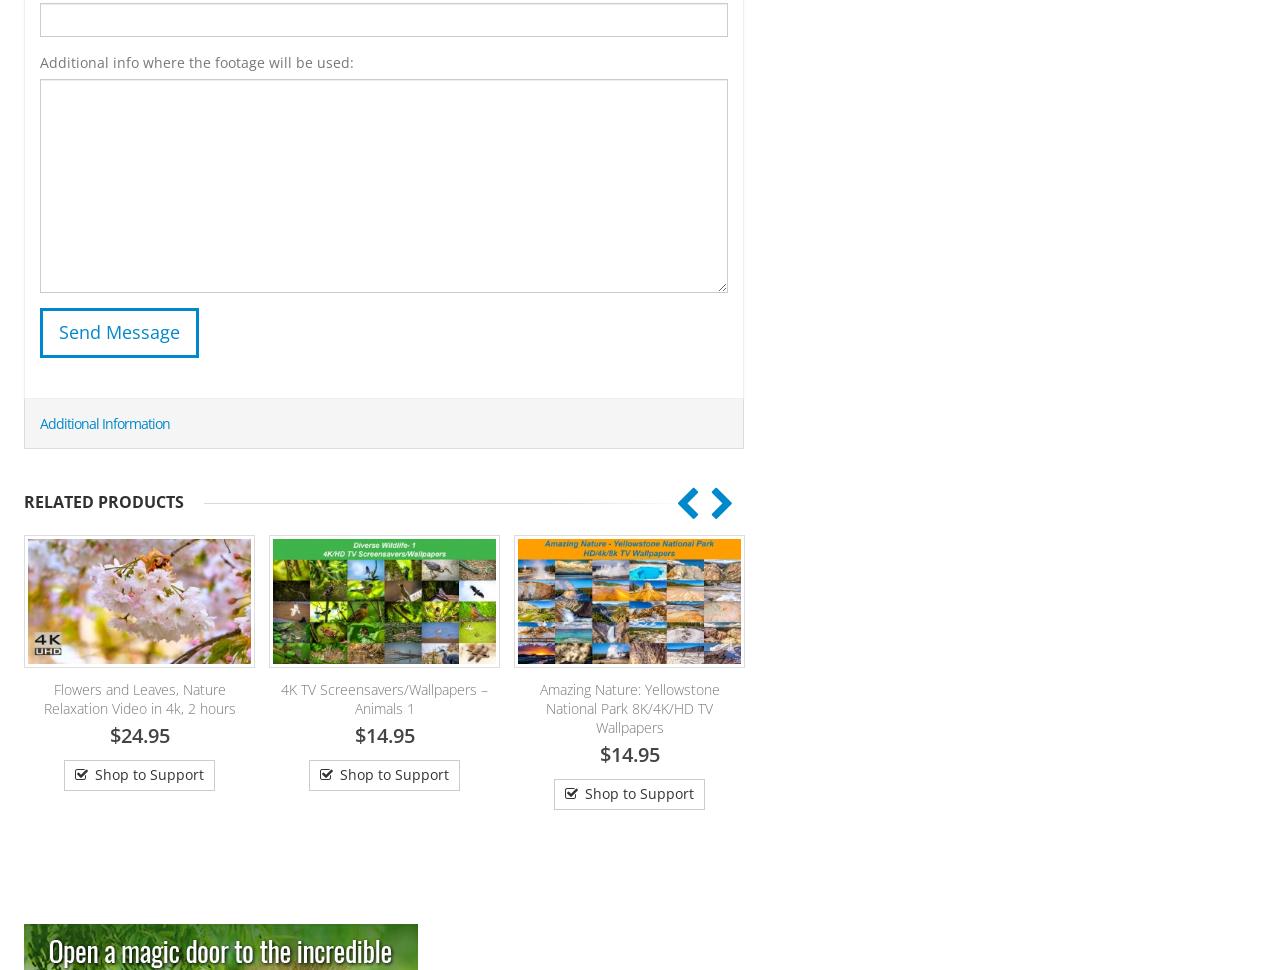 This screenshot has width=1276, height=970. Describe the element at coordinates (191, 698) in the screenshot. I see `'4K TV Screensavers/Wallpapers – Animals 1'` at that location.